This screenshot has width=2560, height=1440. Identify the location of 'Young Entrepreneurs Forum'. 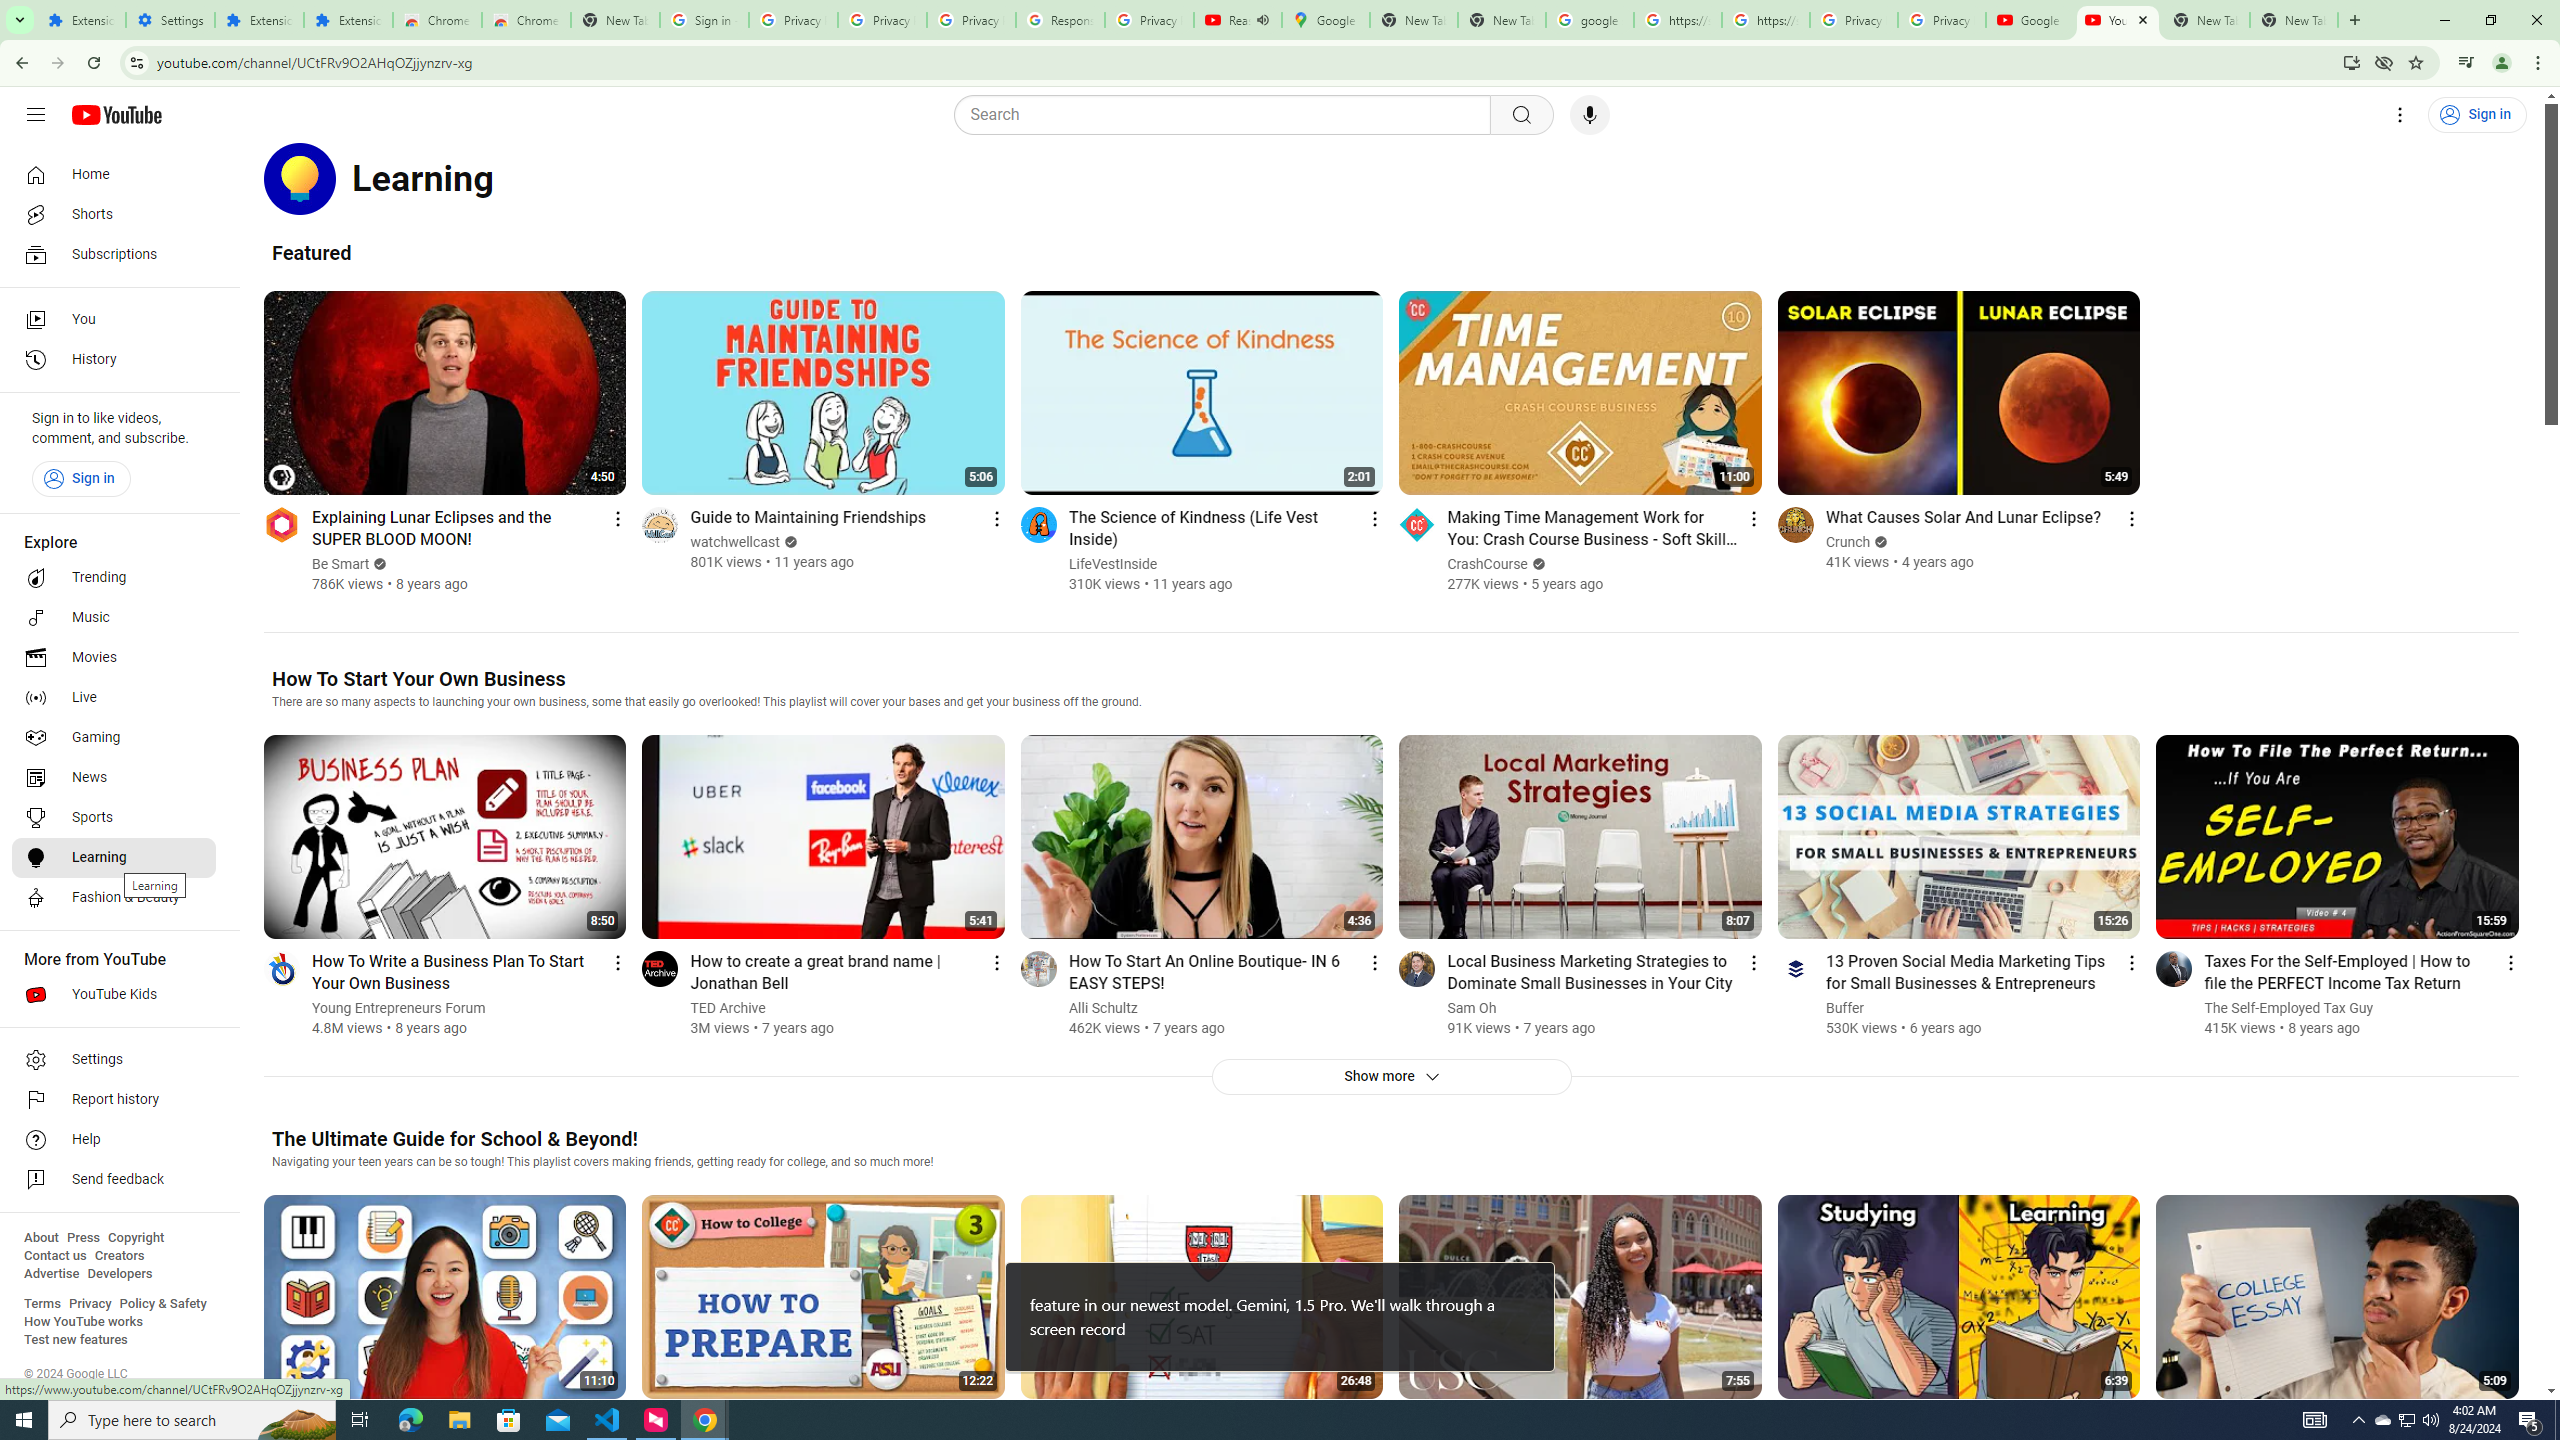
(399, 1007).